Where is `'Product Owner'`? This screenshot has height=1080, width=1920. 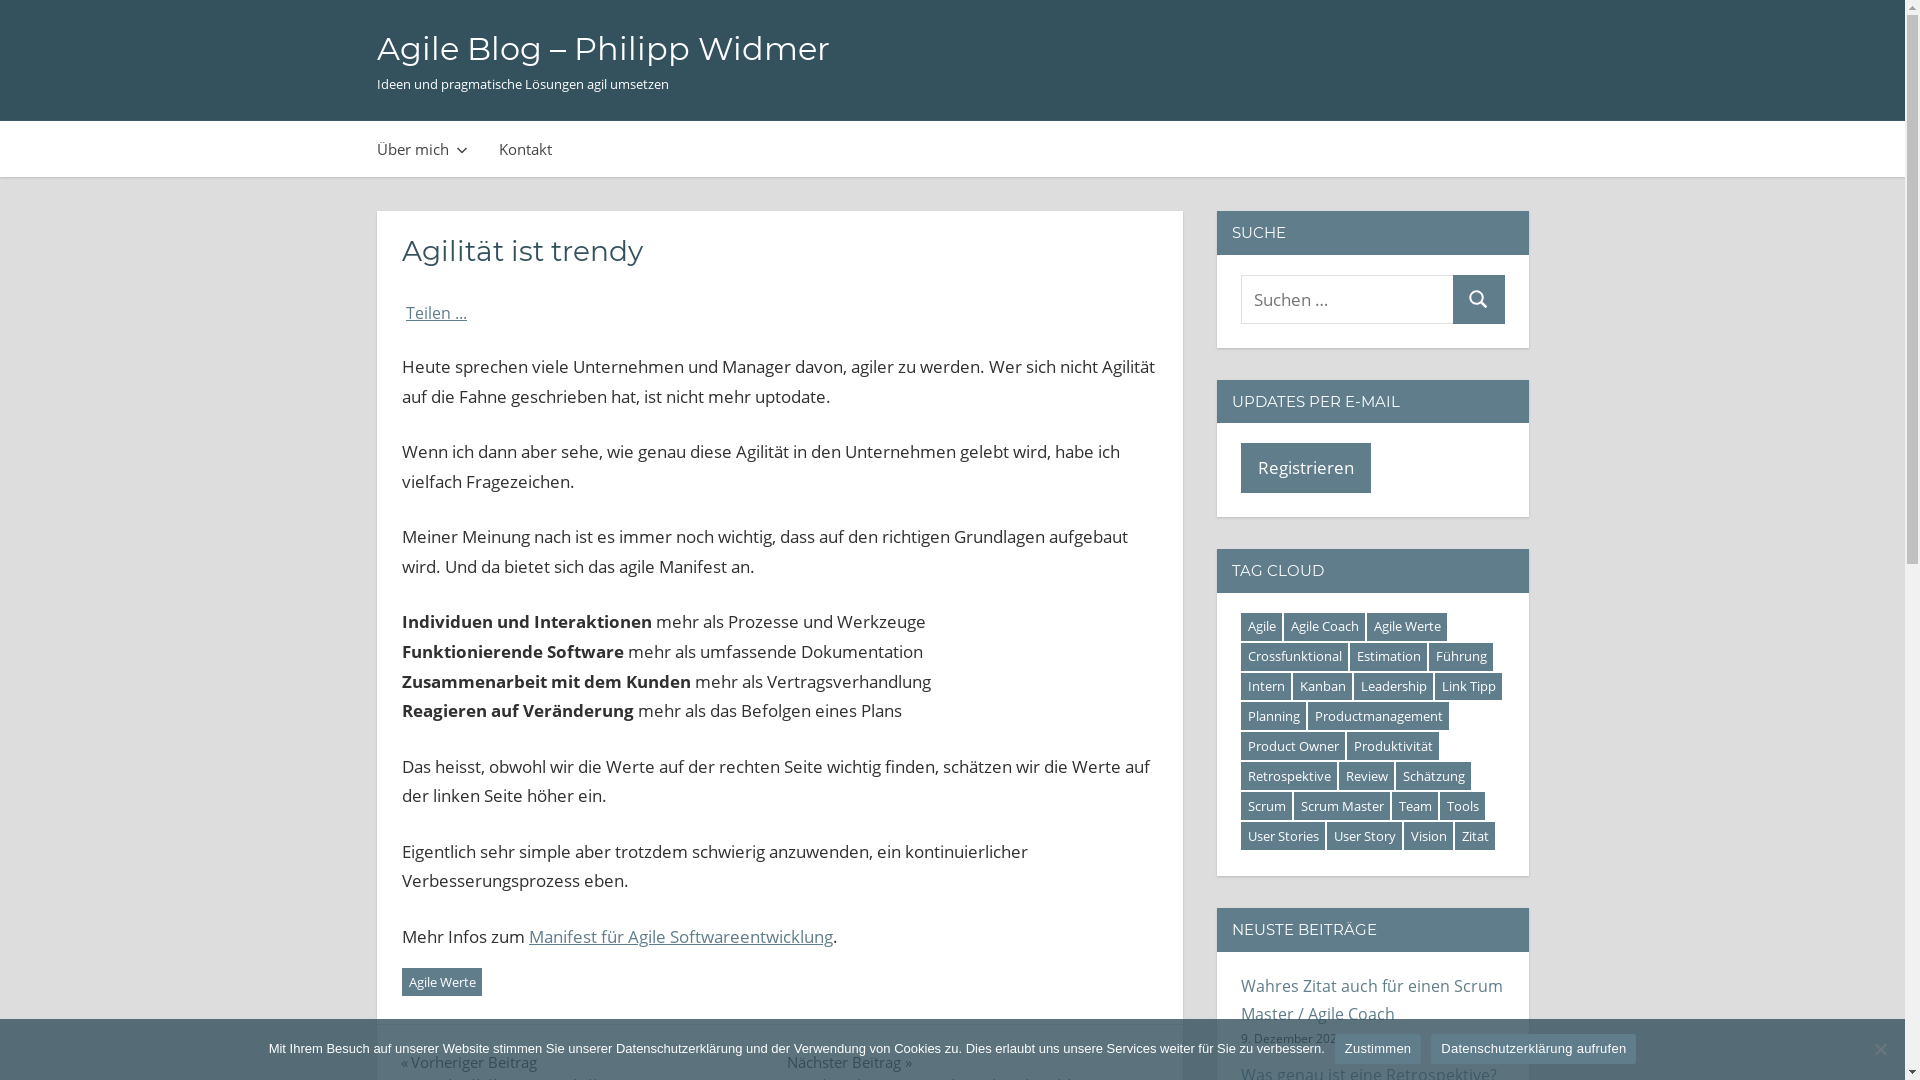
'Product Owner' is located at coordinates (1292, 745).